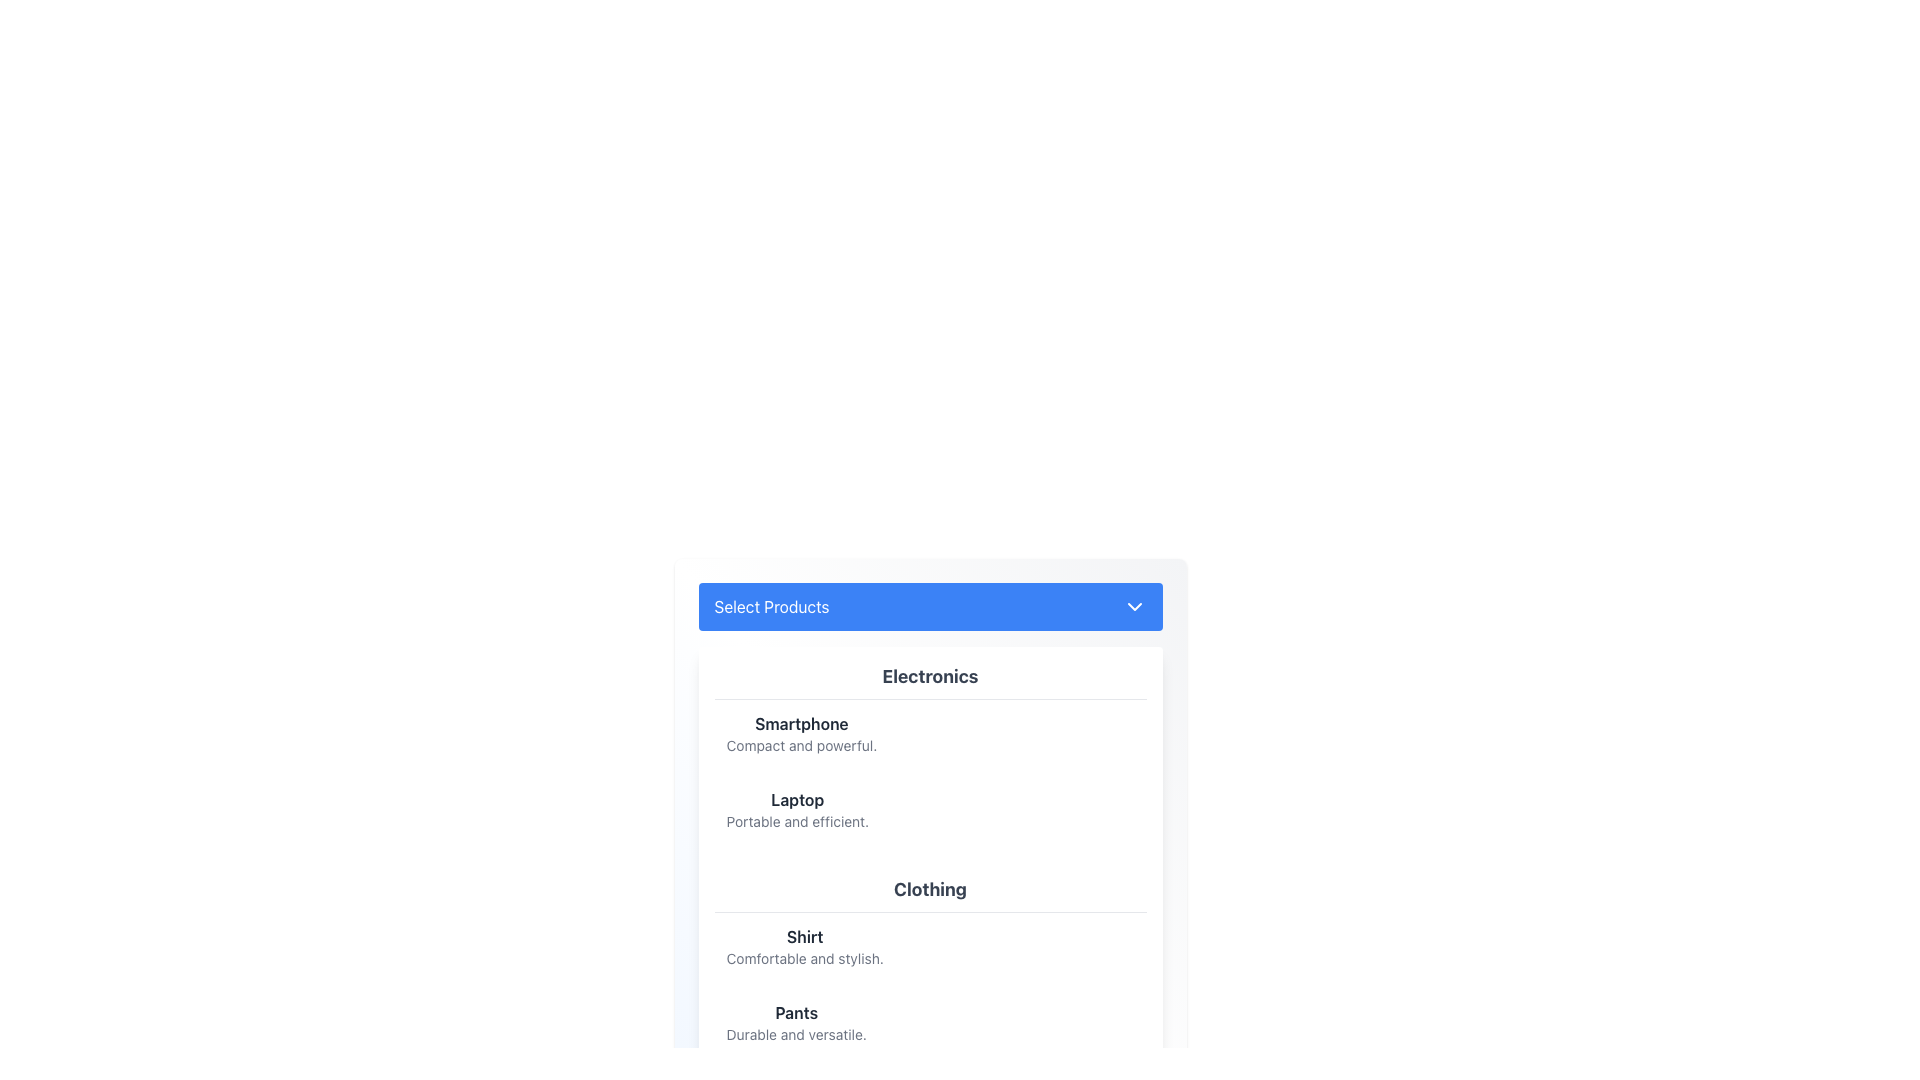 The width and height of the screenshot is (1920, 1080). Describe the element at coordinates (1134, 605) in the screenshot. I see `the downwards-pointing chevron icon located at the far-right end of the blue button labeled 'Select Products' in the header section` at that location.